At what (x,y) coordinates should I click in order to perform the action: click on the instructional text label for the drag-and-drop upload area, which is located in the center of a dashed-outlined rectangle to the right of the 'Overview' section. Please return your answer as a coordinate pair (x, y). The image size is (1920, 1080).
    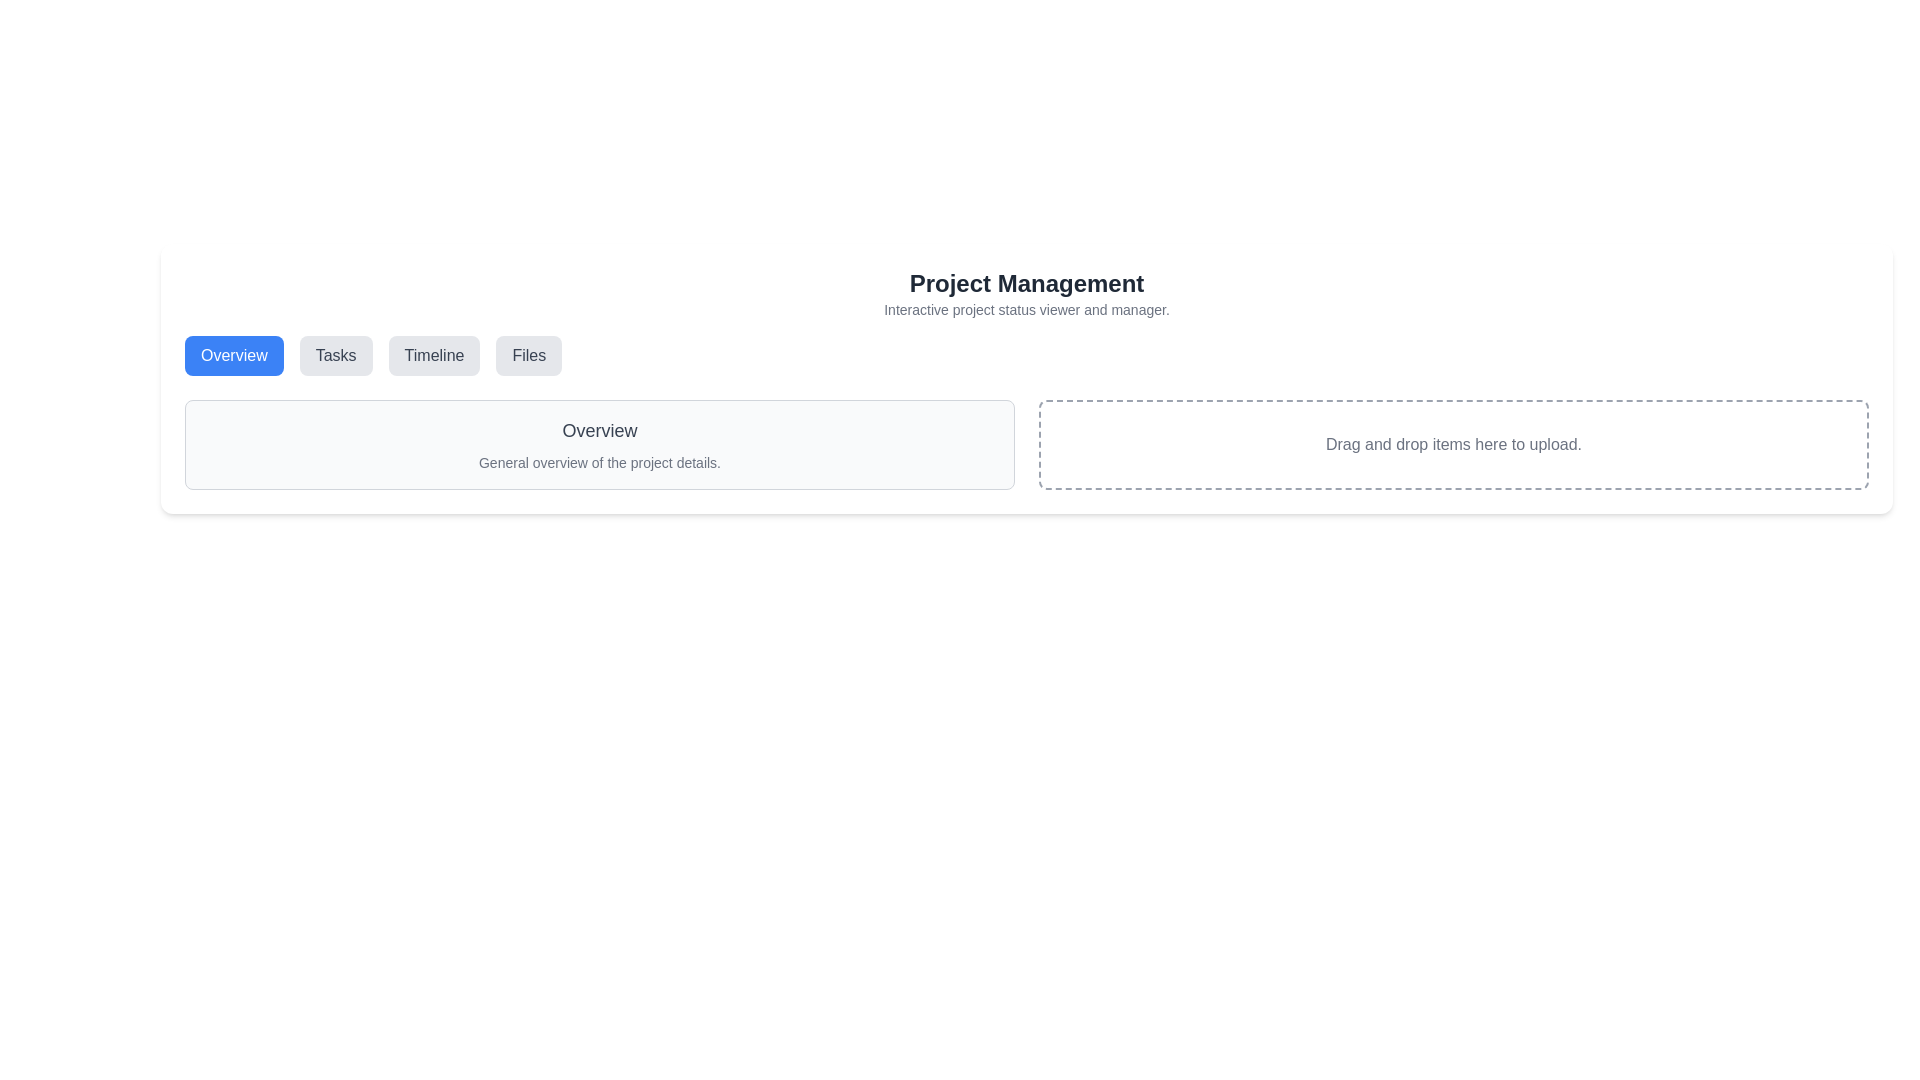
    Looking at the image, I should click on (1454, 443).